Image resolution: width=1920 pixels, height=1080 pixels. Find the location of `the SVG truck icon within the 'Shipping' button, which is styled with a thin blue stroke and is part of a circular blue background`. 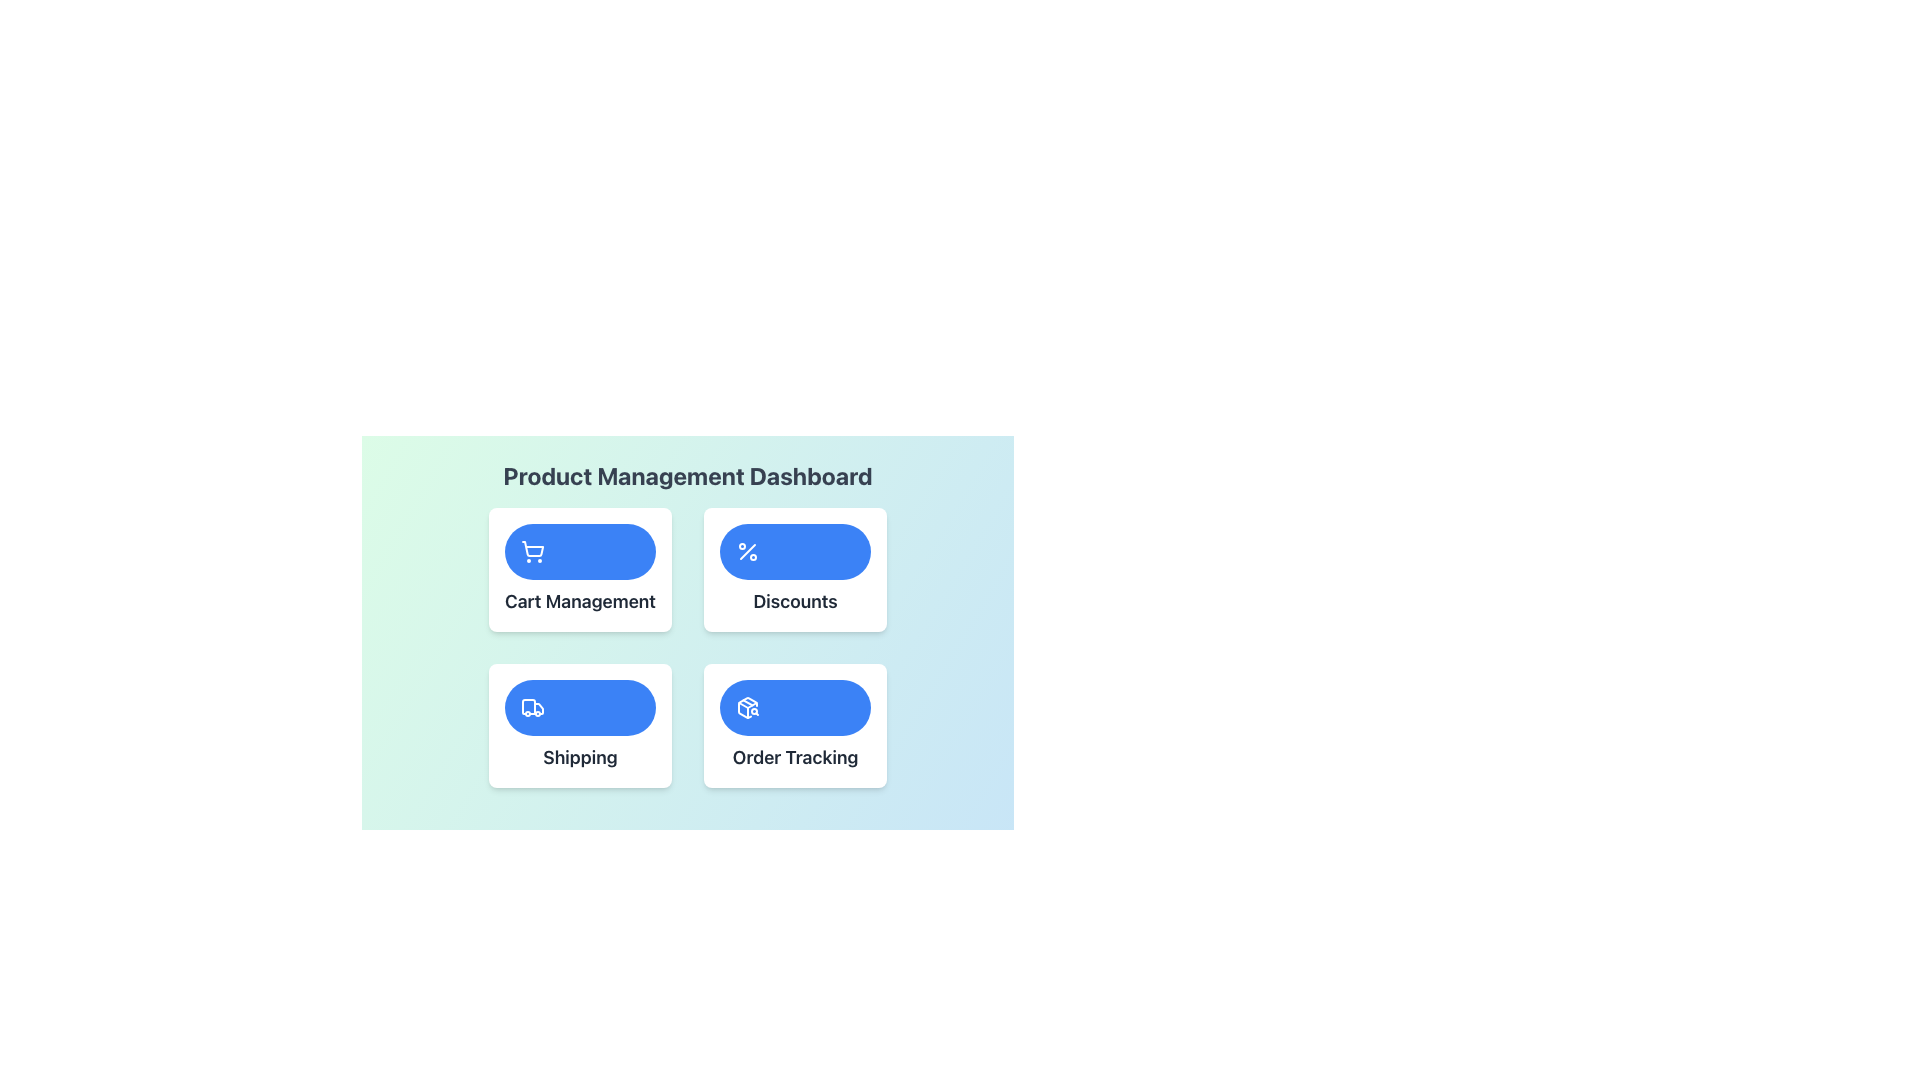

the SVG truck icon within the 'Shipping' button, which is styled with a thin blue stroke and is part of a circular blue background is located at coordinates (532, 707).